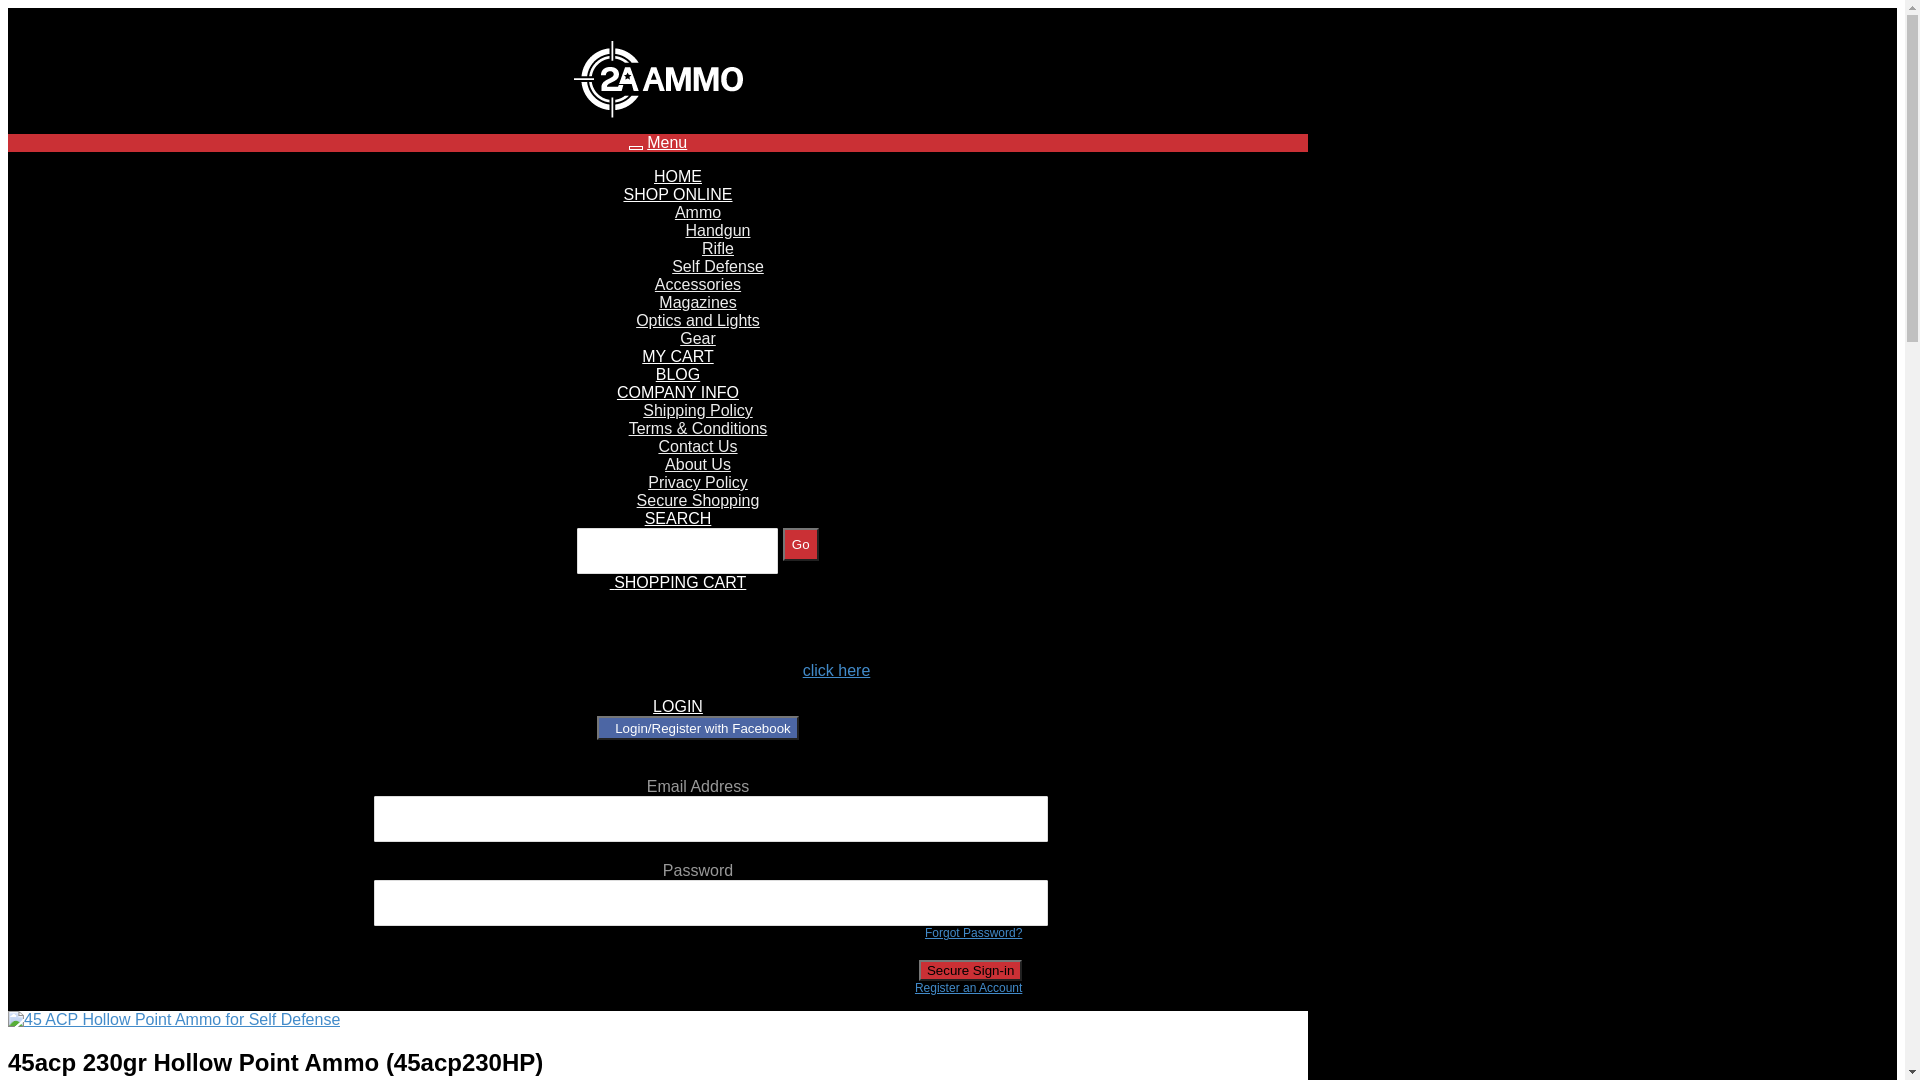 This screenshot has height=1080, width=1920. Describe the element at coordinates (677, 175) in the screenshot. I see `'HOME'` at that location.